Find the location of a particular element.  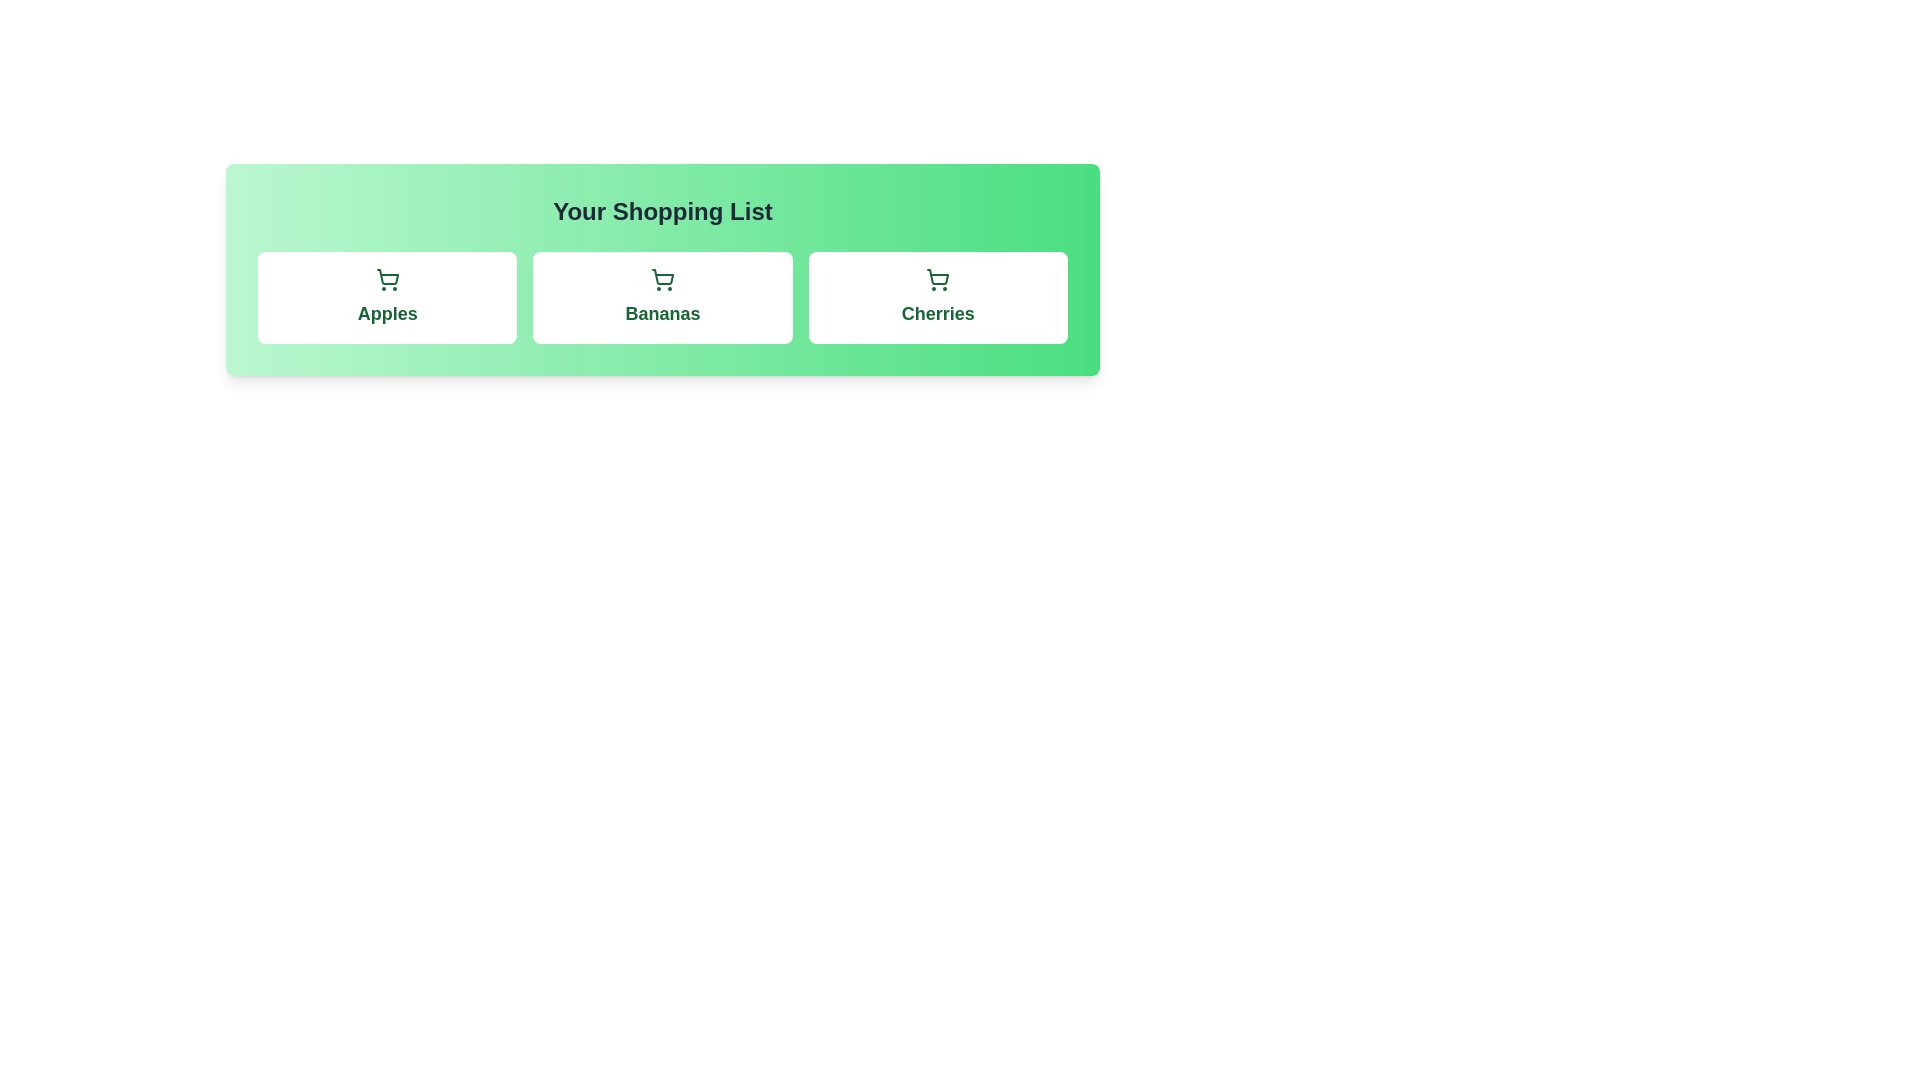

the item Cherries in the shopping list is located at coordinates (936, 297).